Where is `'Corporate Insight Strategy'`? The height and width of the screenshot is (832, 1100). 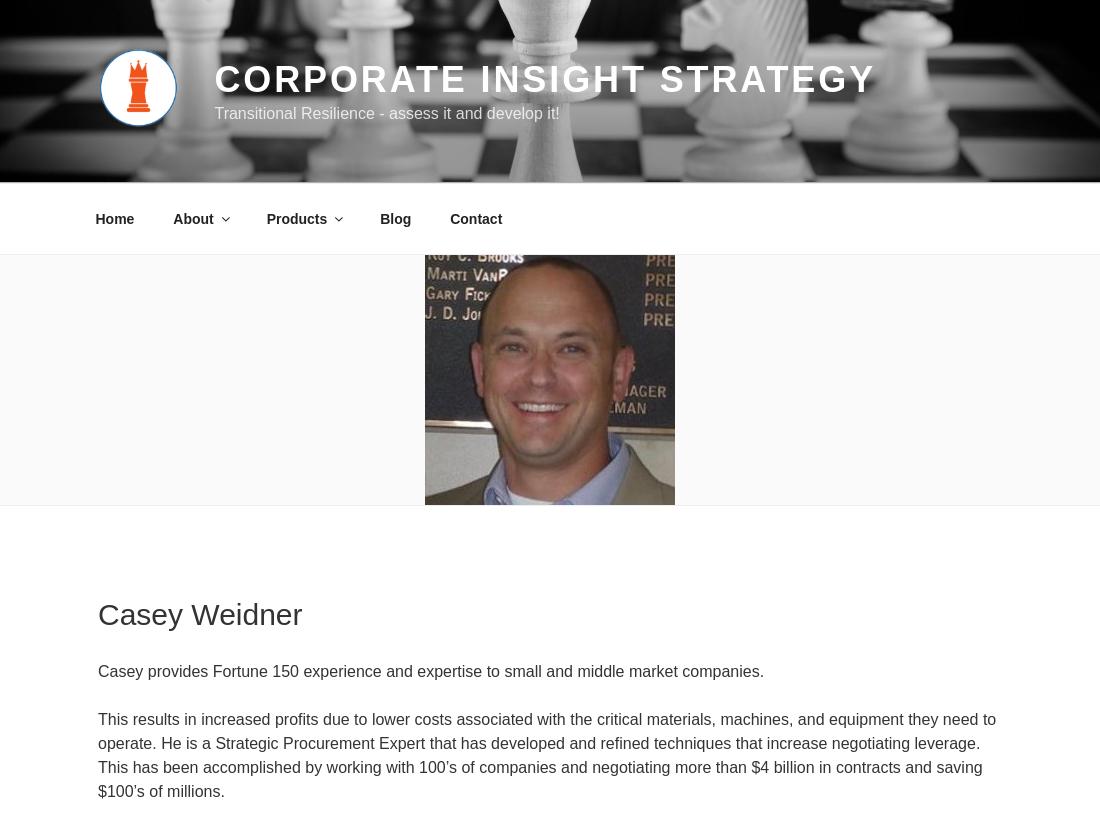
'Corporate Insight Strategy' is located at coordinates (545, 78).